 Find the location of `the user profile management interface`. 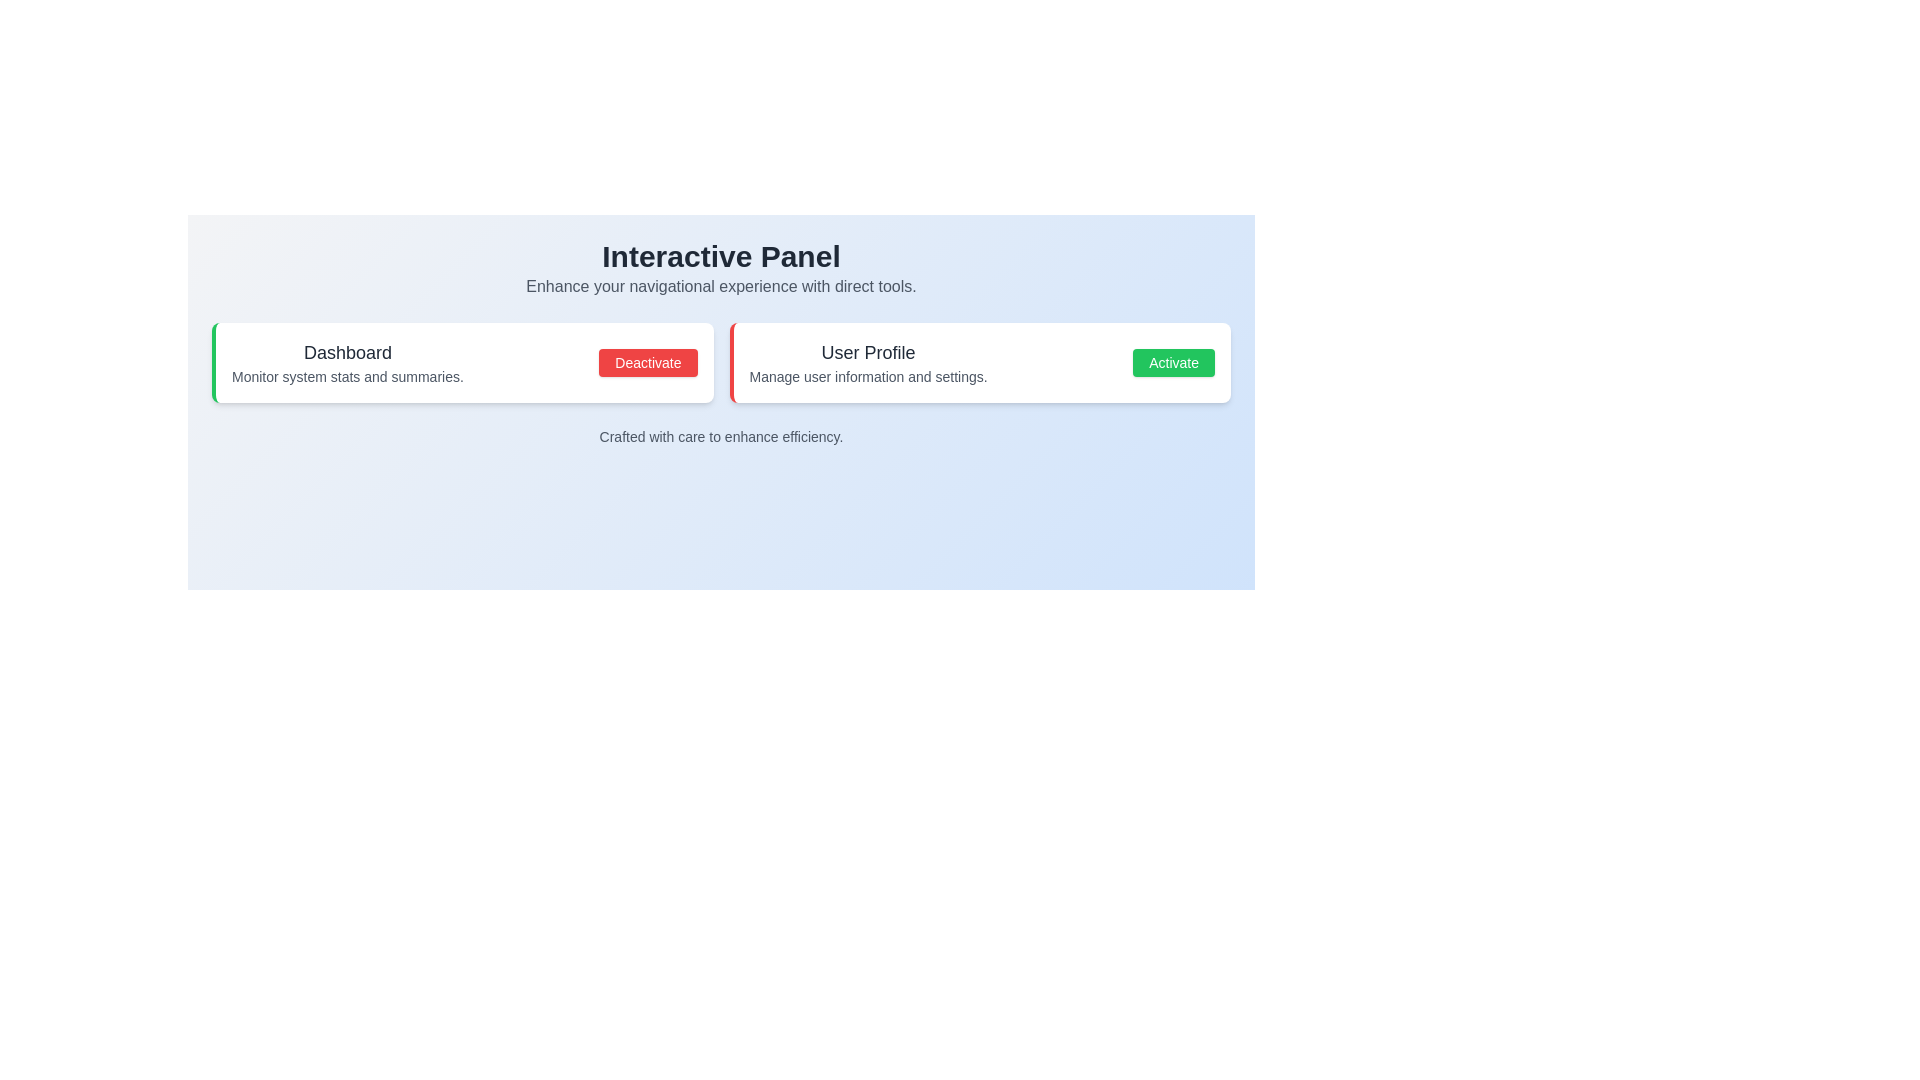

the user profile management interface is located at coordinates (982, 362).